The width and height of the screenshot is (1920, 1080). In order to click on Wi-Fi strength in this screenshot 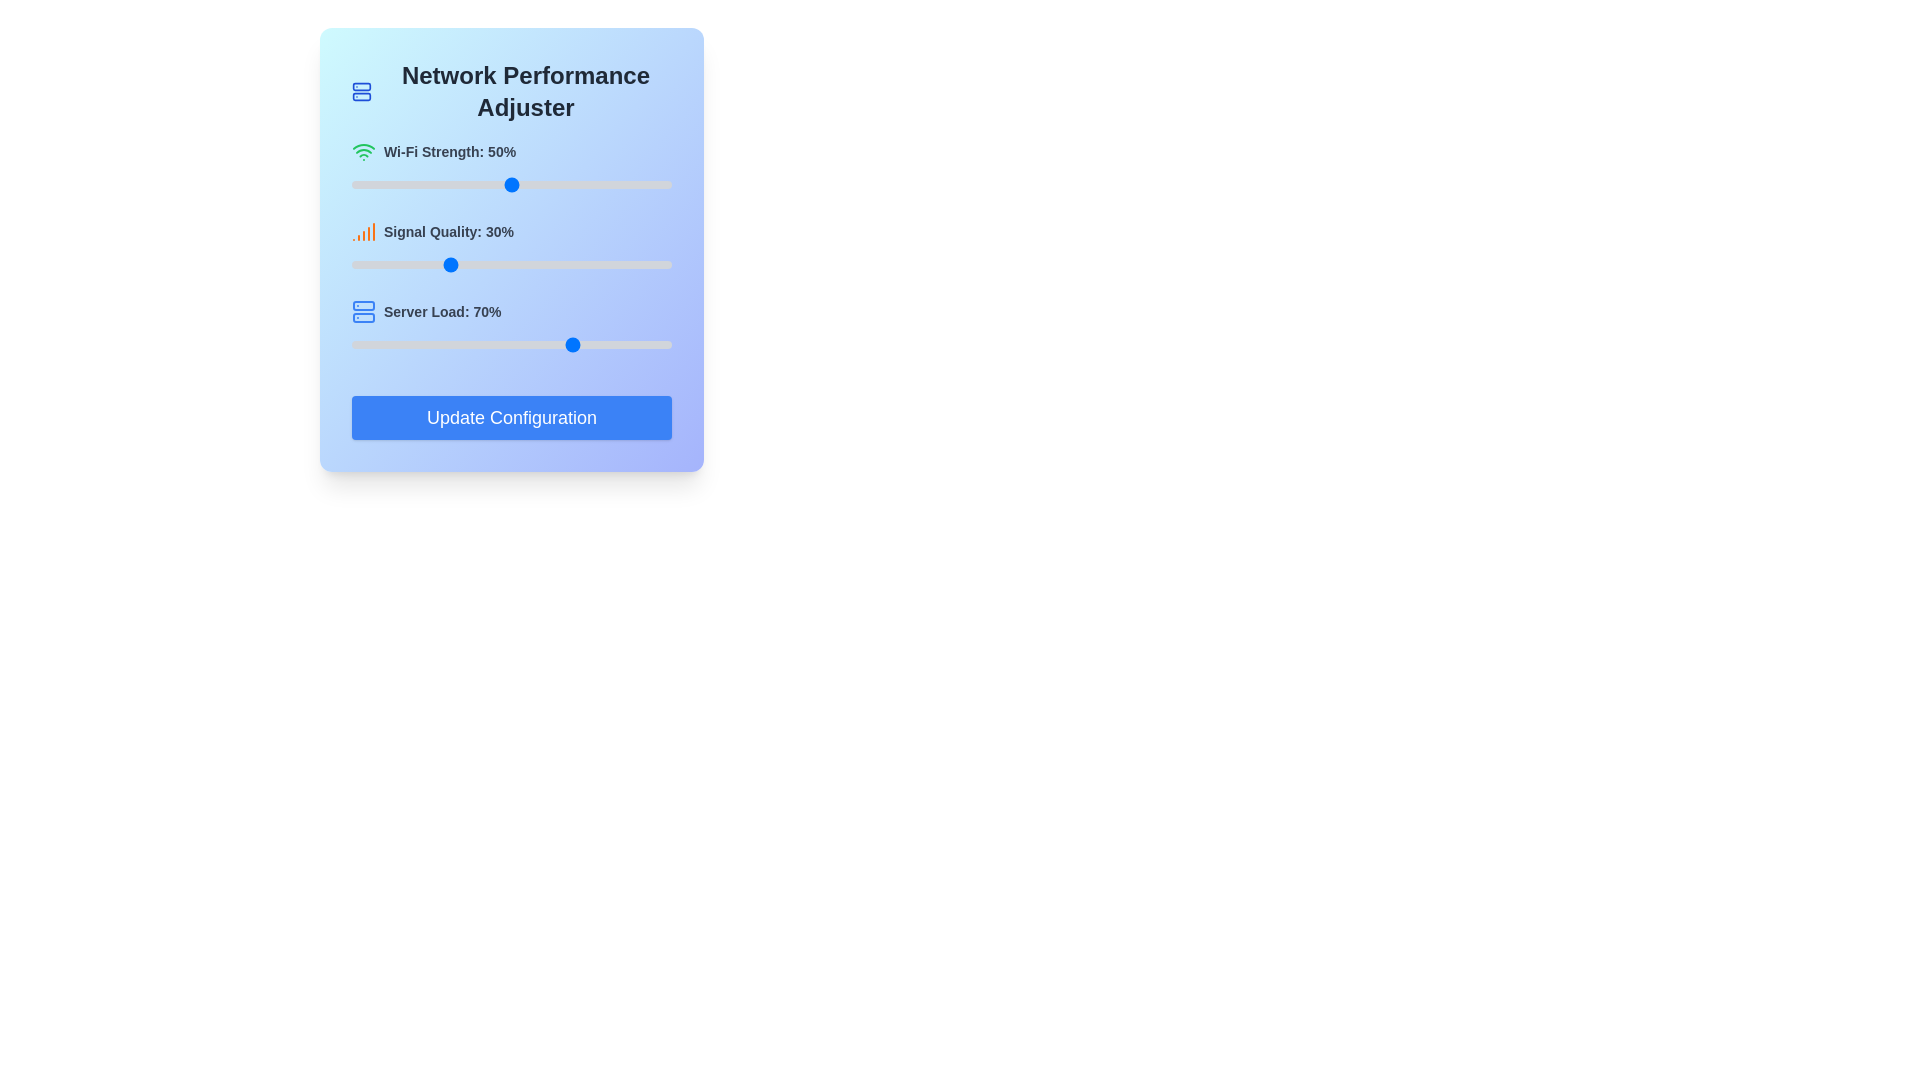, I will do `click(499, 185)`.